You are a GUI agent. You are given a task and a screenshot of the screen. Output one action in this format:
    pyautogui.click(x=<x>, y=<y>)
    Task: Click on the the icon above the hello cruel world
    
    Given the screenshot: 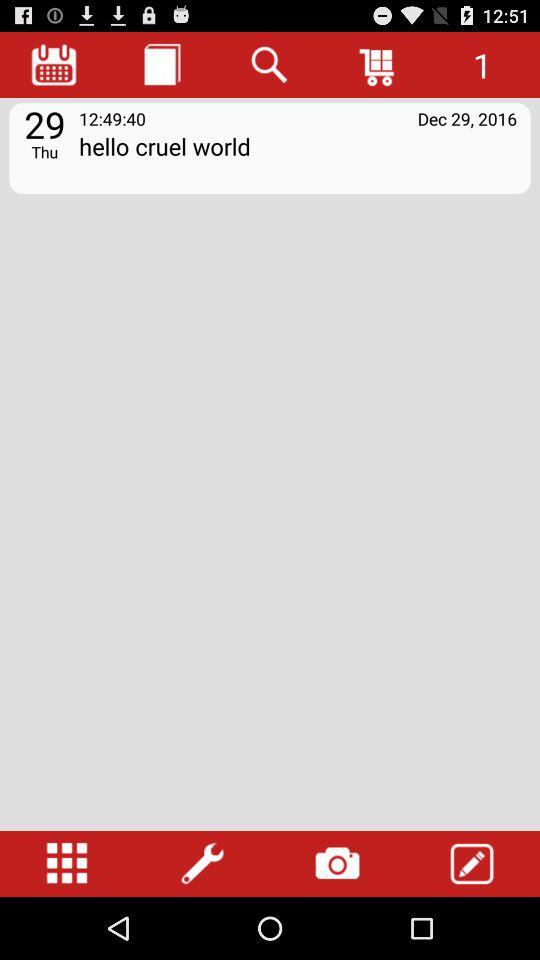 What is the action you would take?
    pyautogui.click(x=270, y=64)
    